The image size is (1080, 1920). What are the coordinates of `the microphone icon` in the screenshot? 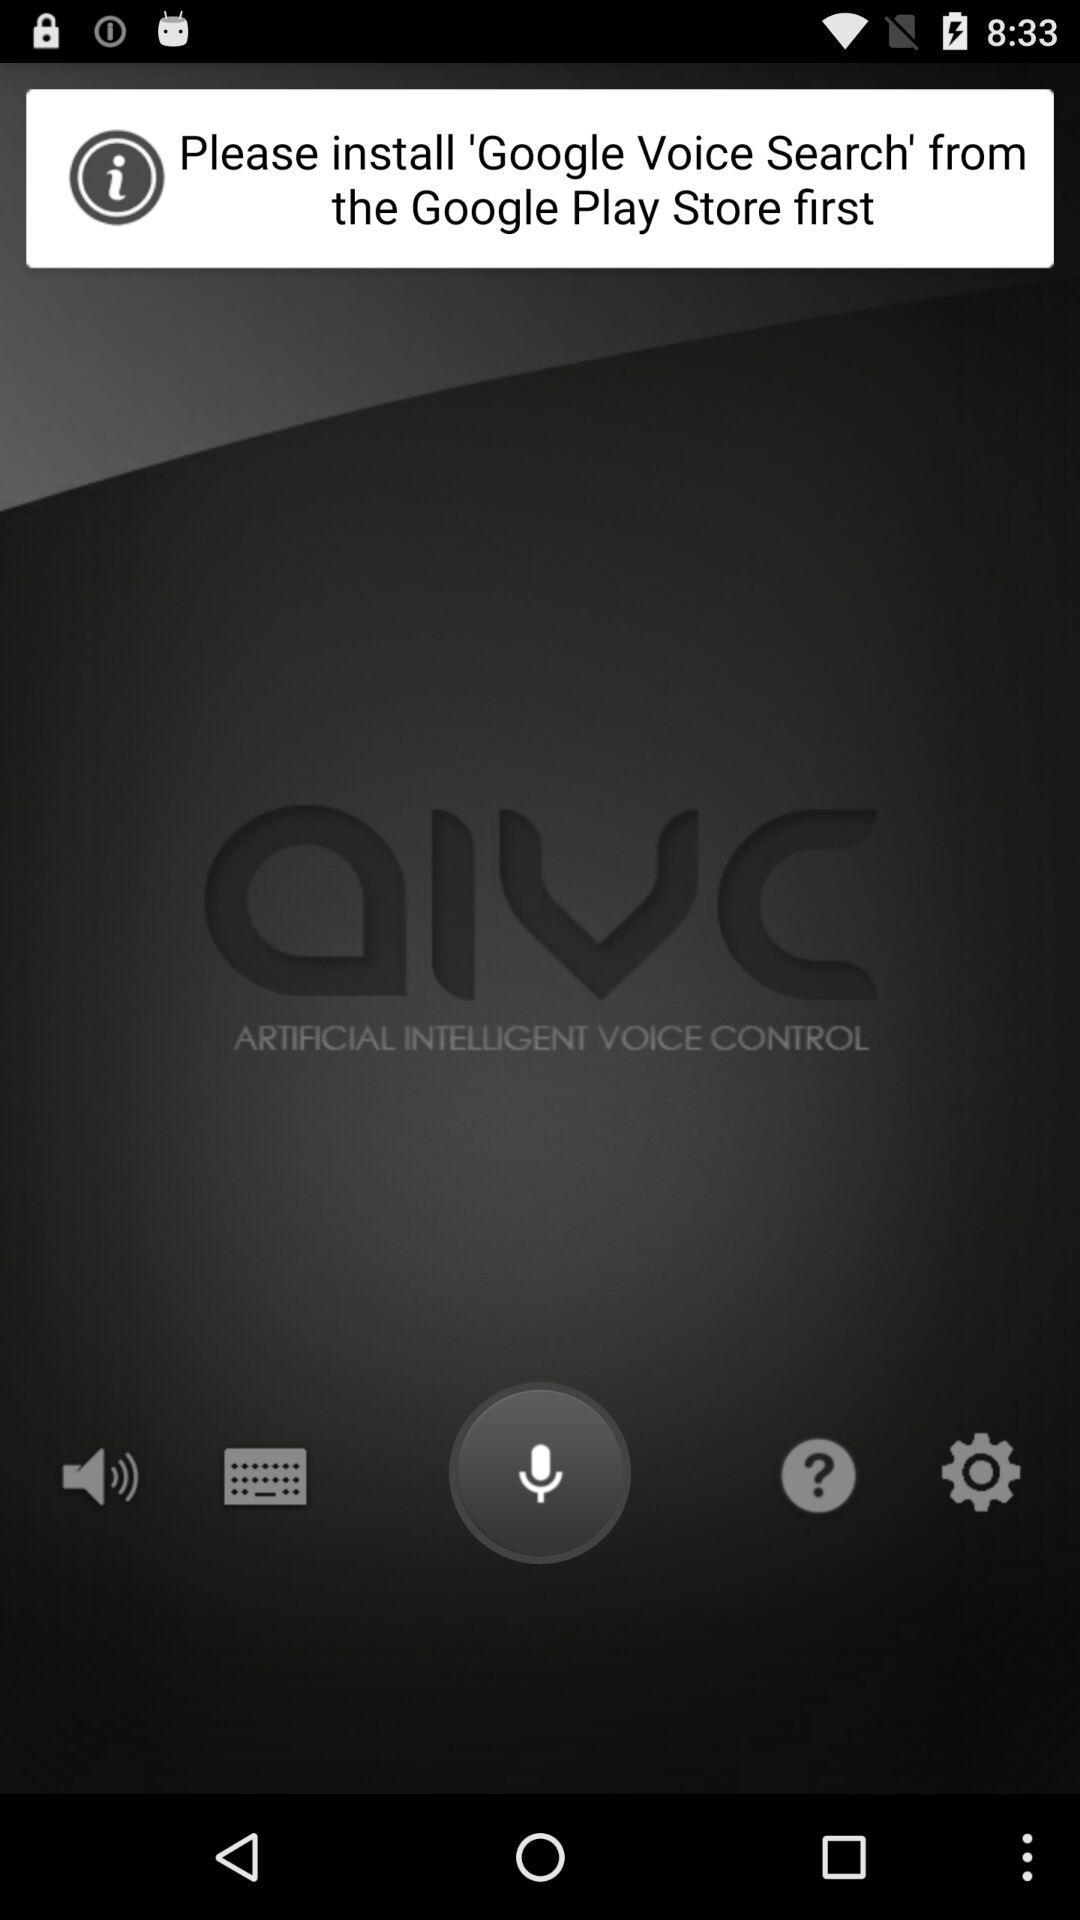 It's located at (540, 1575).